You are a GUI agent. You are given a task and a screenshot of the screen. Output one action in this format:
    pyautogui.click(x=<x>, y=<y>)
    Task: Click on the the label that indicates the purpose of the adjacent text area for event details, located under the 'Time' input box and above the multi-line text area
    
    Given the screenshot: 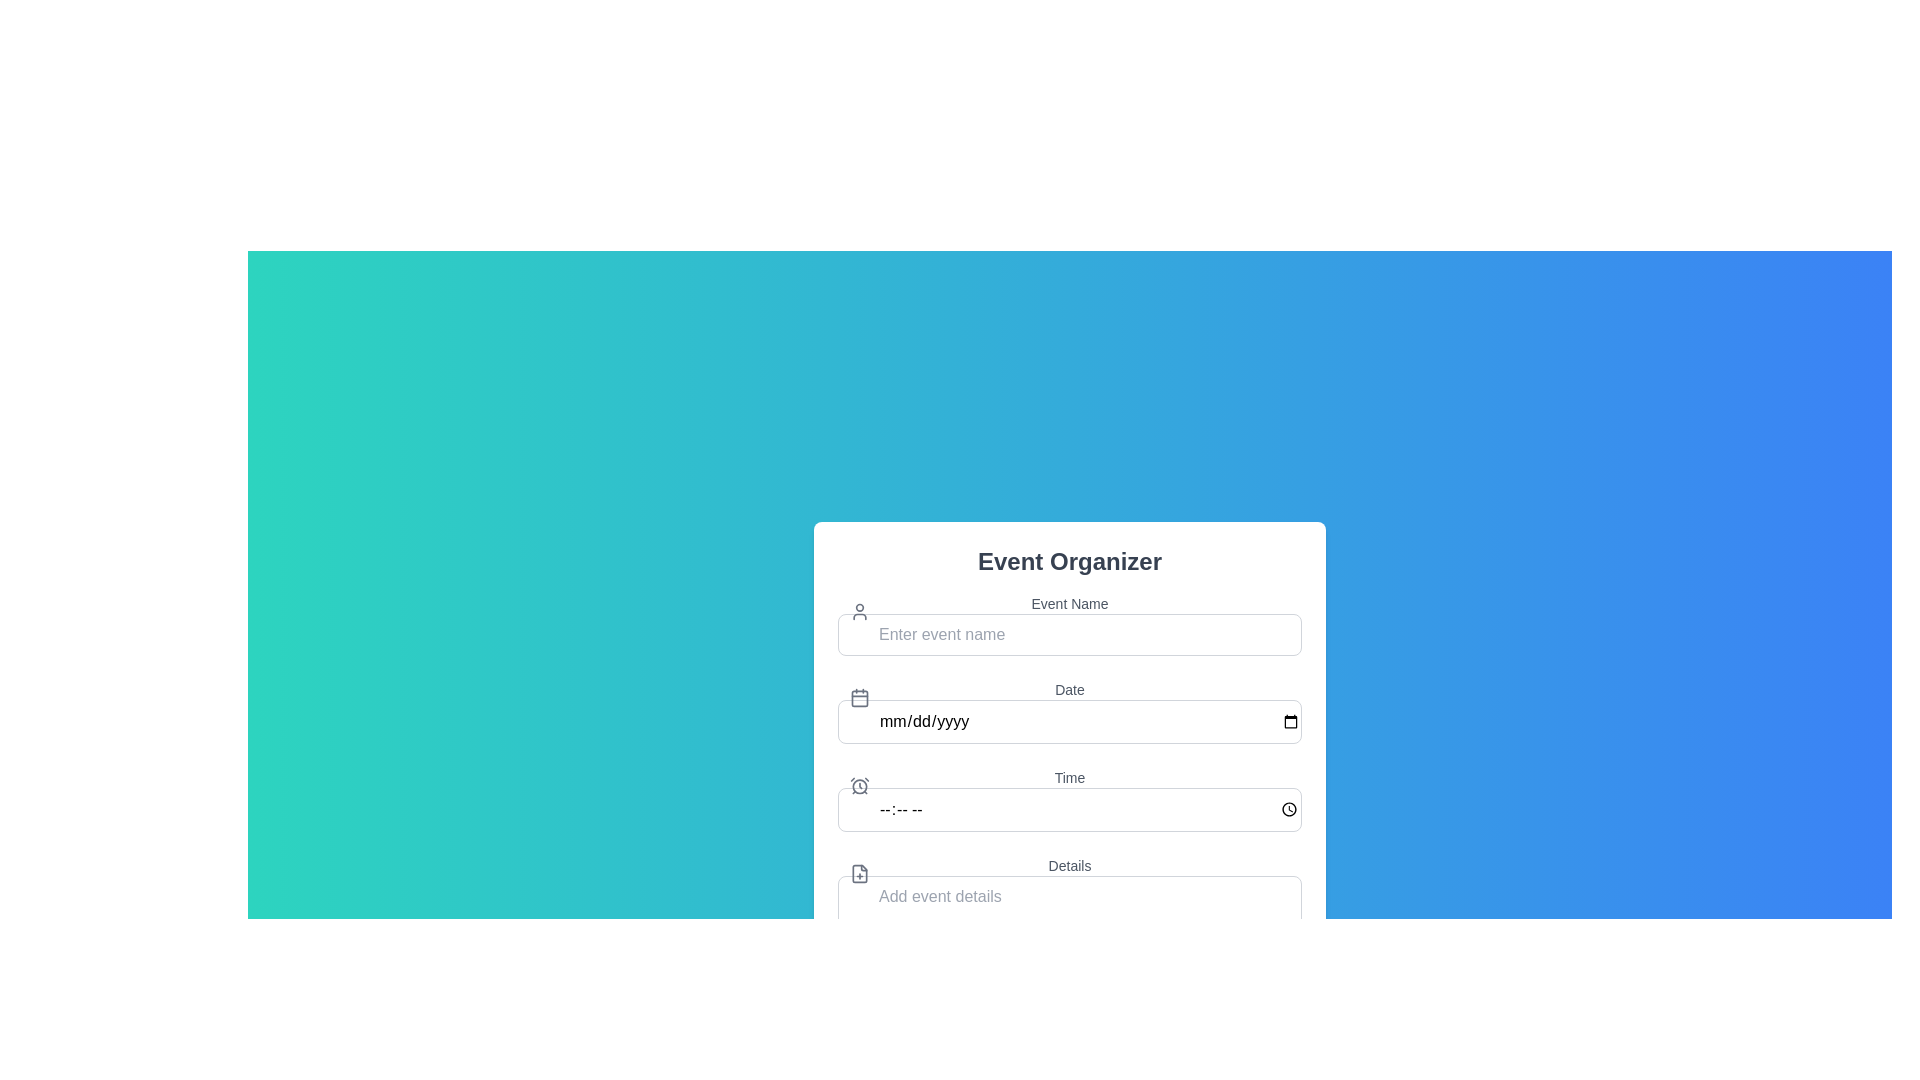 What is the action you would take?
    pyautogui.click(x=1069, y=863)
    